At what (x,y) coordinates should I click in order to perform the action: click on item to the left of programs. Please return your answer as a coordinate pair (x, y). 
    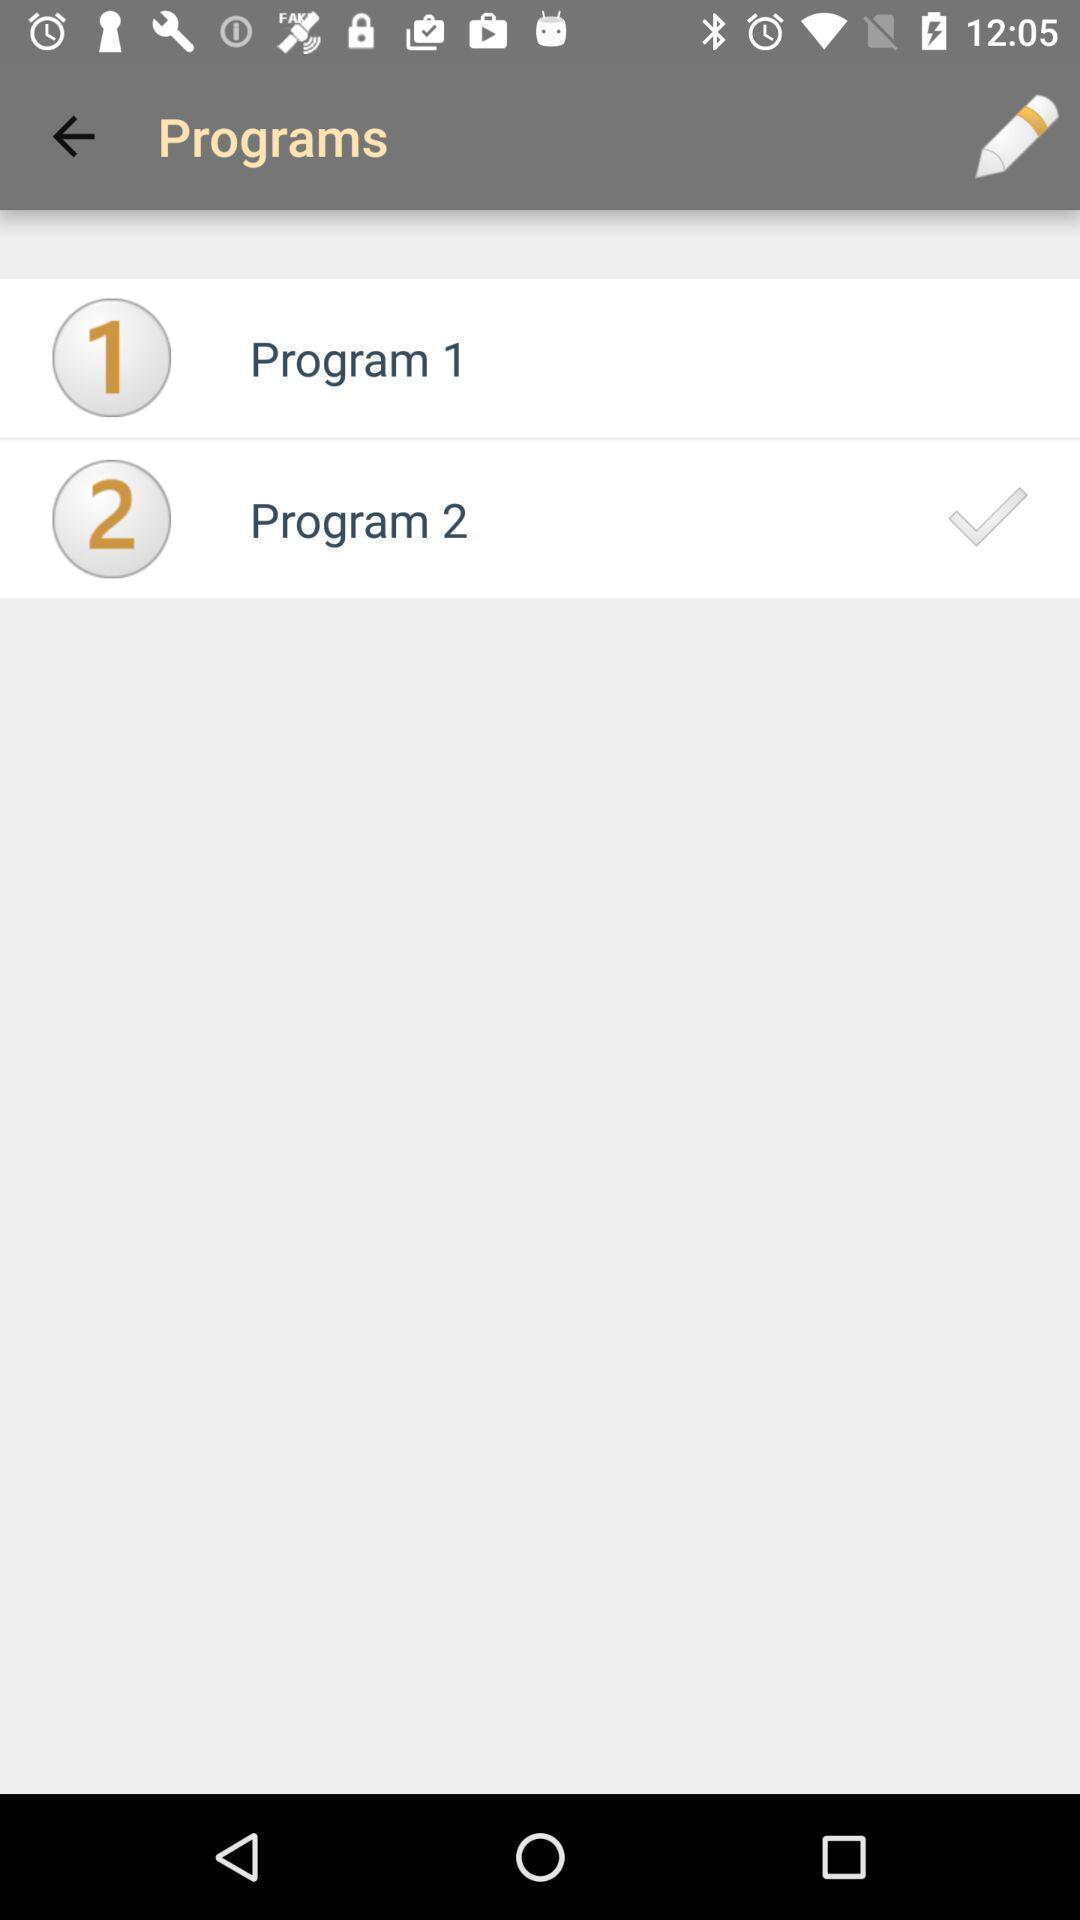
    Looking at the image, I should click on (72, 135).